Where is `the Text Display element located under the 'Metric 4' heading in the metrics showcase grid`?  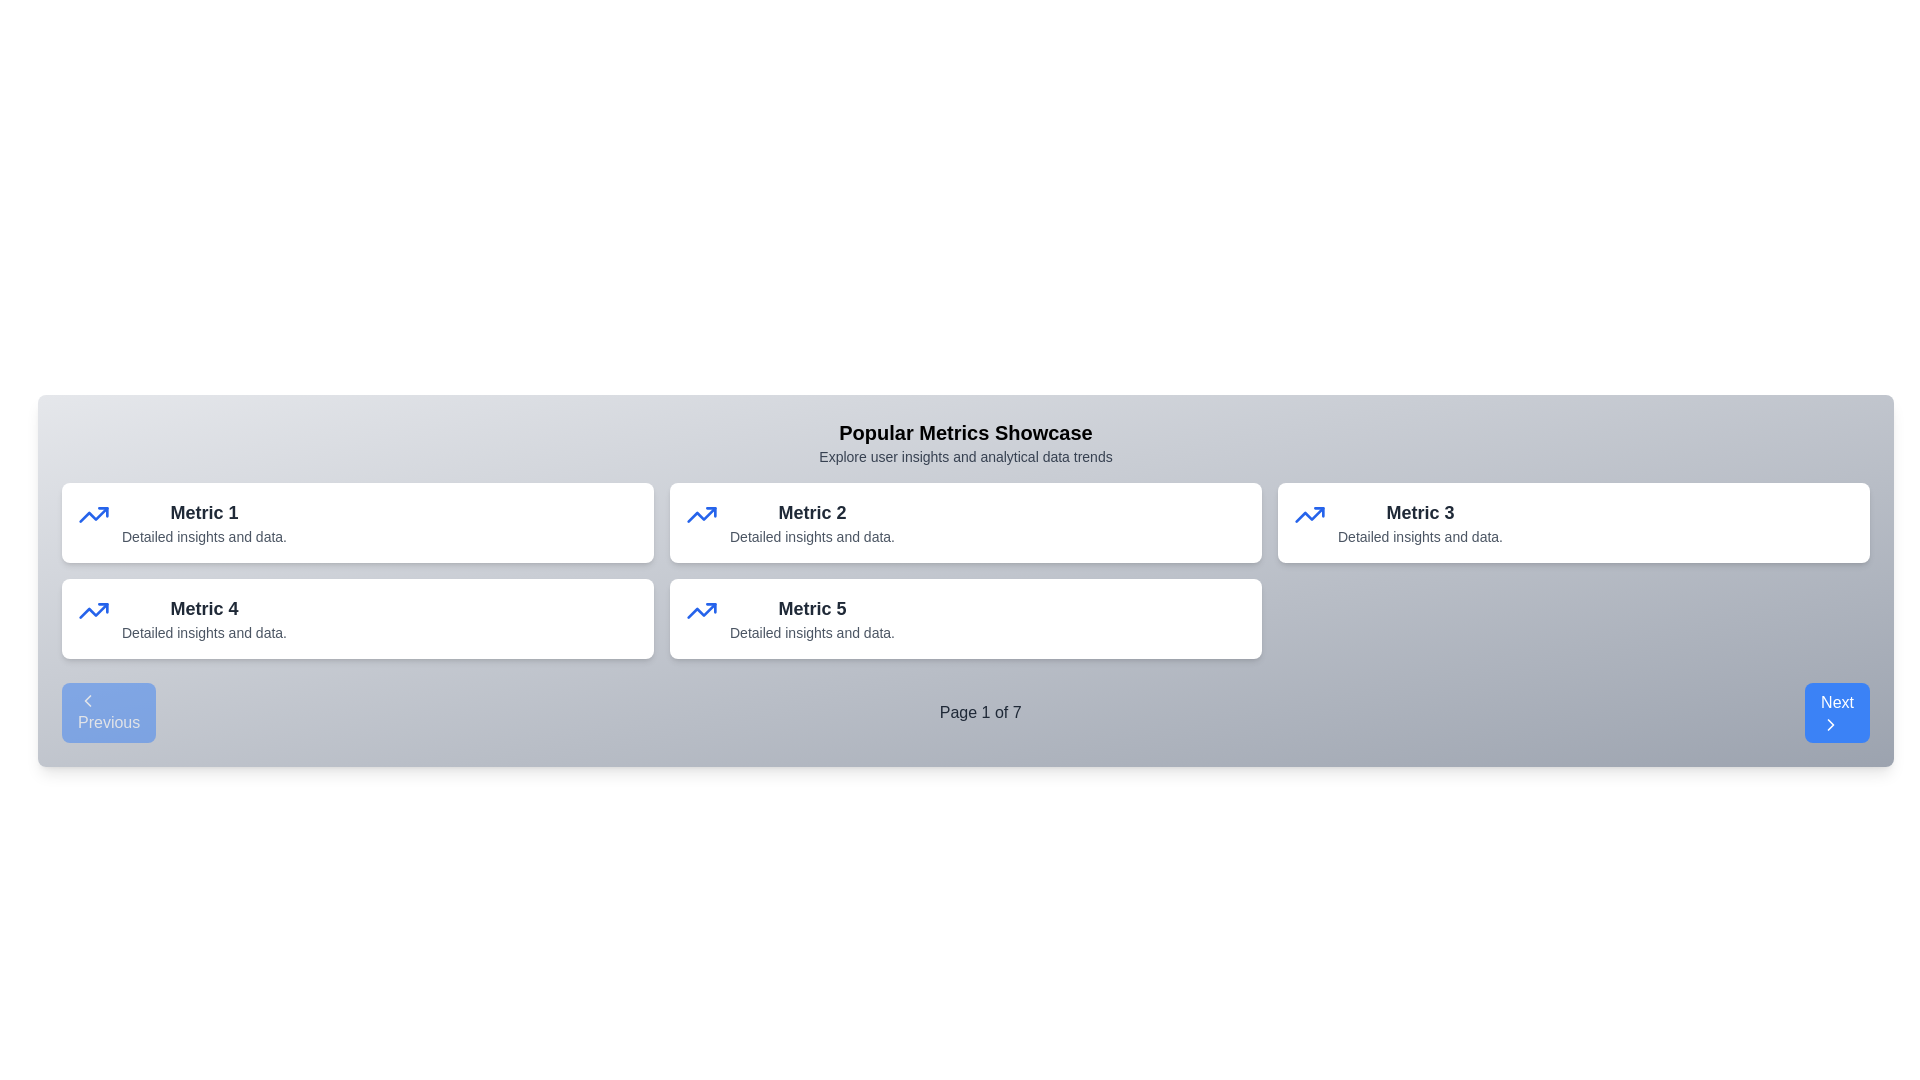 the Text Display element located under the 'Metric 4' heading in the metrics showcase grid is located at coordinates (204, 632).